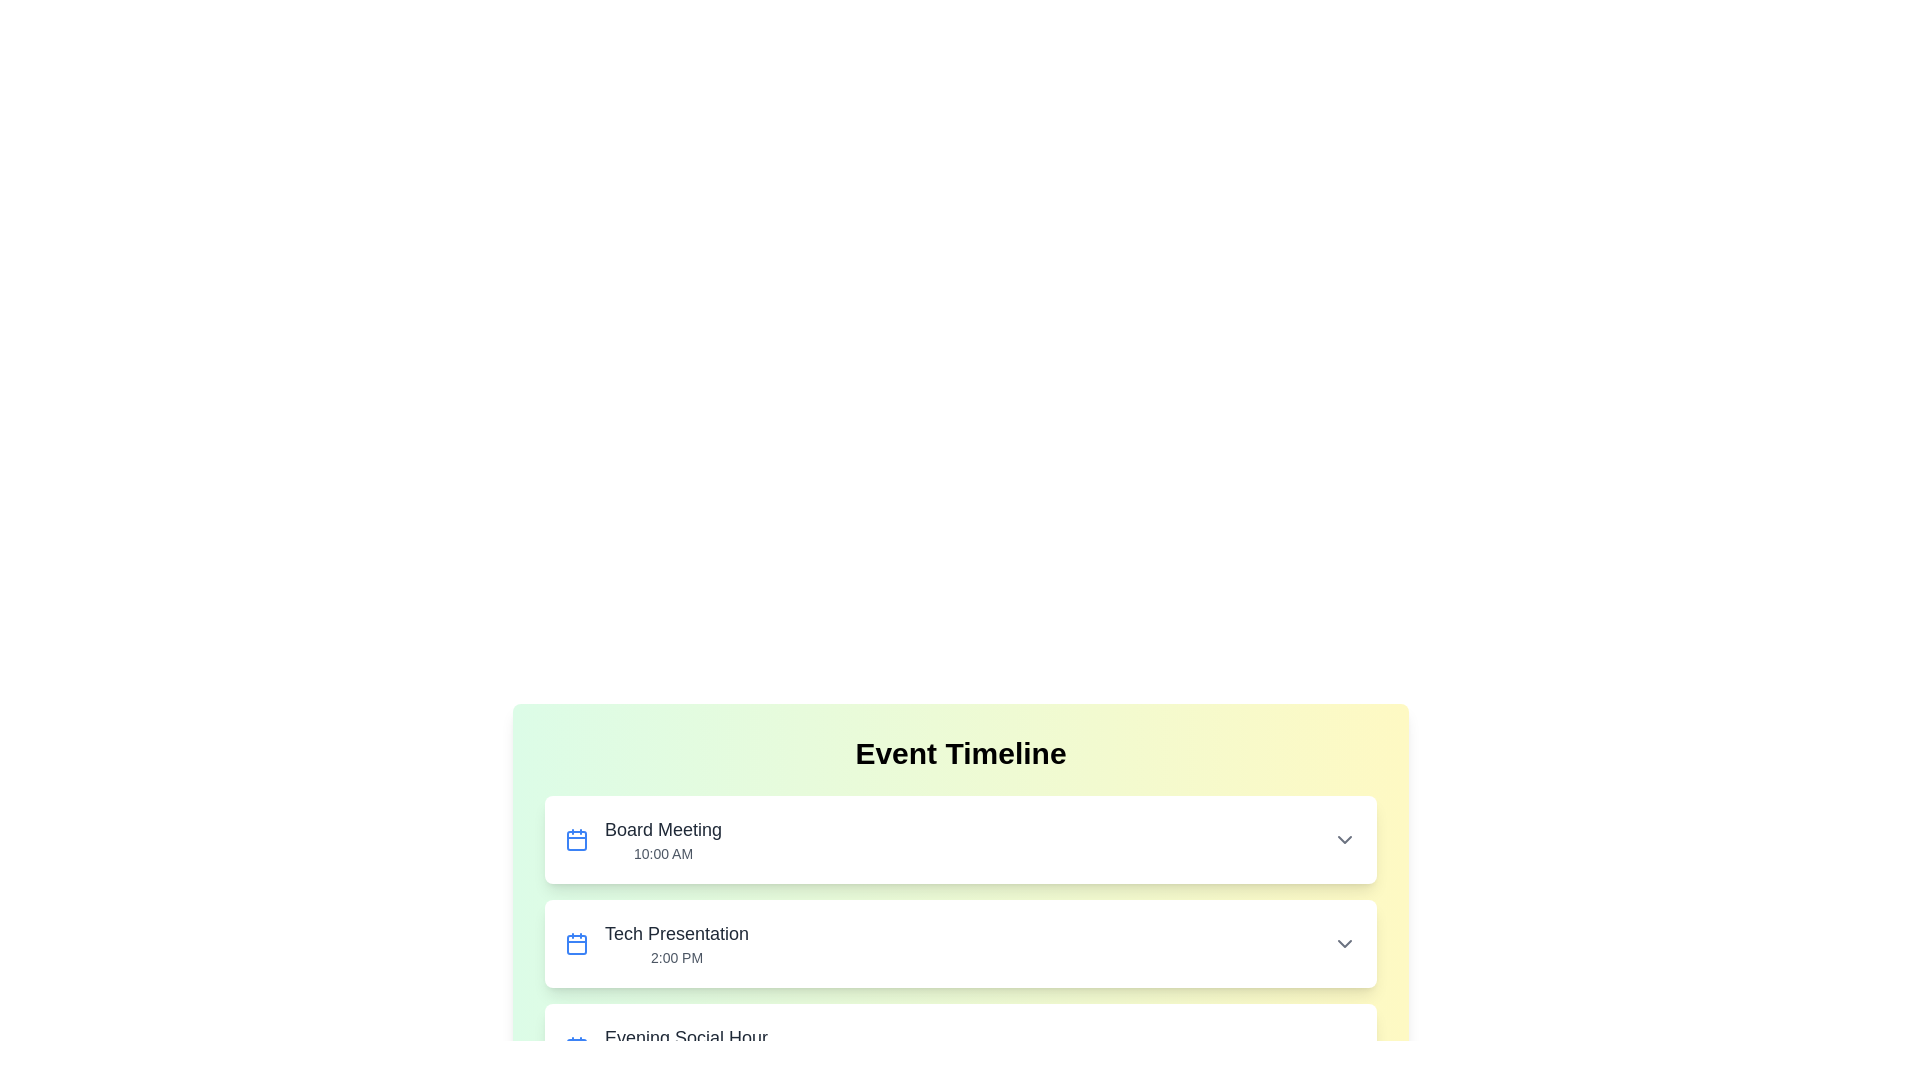 This screenshot has width=1920, height=1080. What do you see at coordinates (663, 840) in the screenshot?
I see `the Text display component that shows the title 'Board Meeting' and the time '10:00 AM', which is located in the first row of the event timeline interface` at bounding box center [663, 840].